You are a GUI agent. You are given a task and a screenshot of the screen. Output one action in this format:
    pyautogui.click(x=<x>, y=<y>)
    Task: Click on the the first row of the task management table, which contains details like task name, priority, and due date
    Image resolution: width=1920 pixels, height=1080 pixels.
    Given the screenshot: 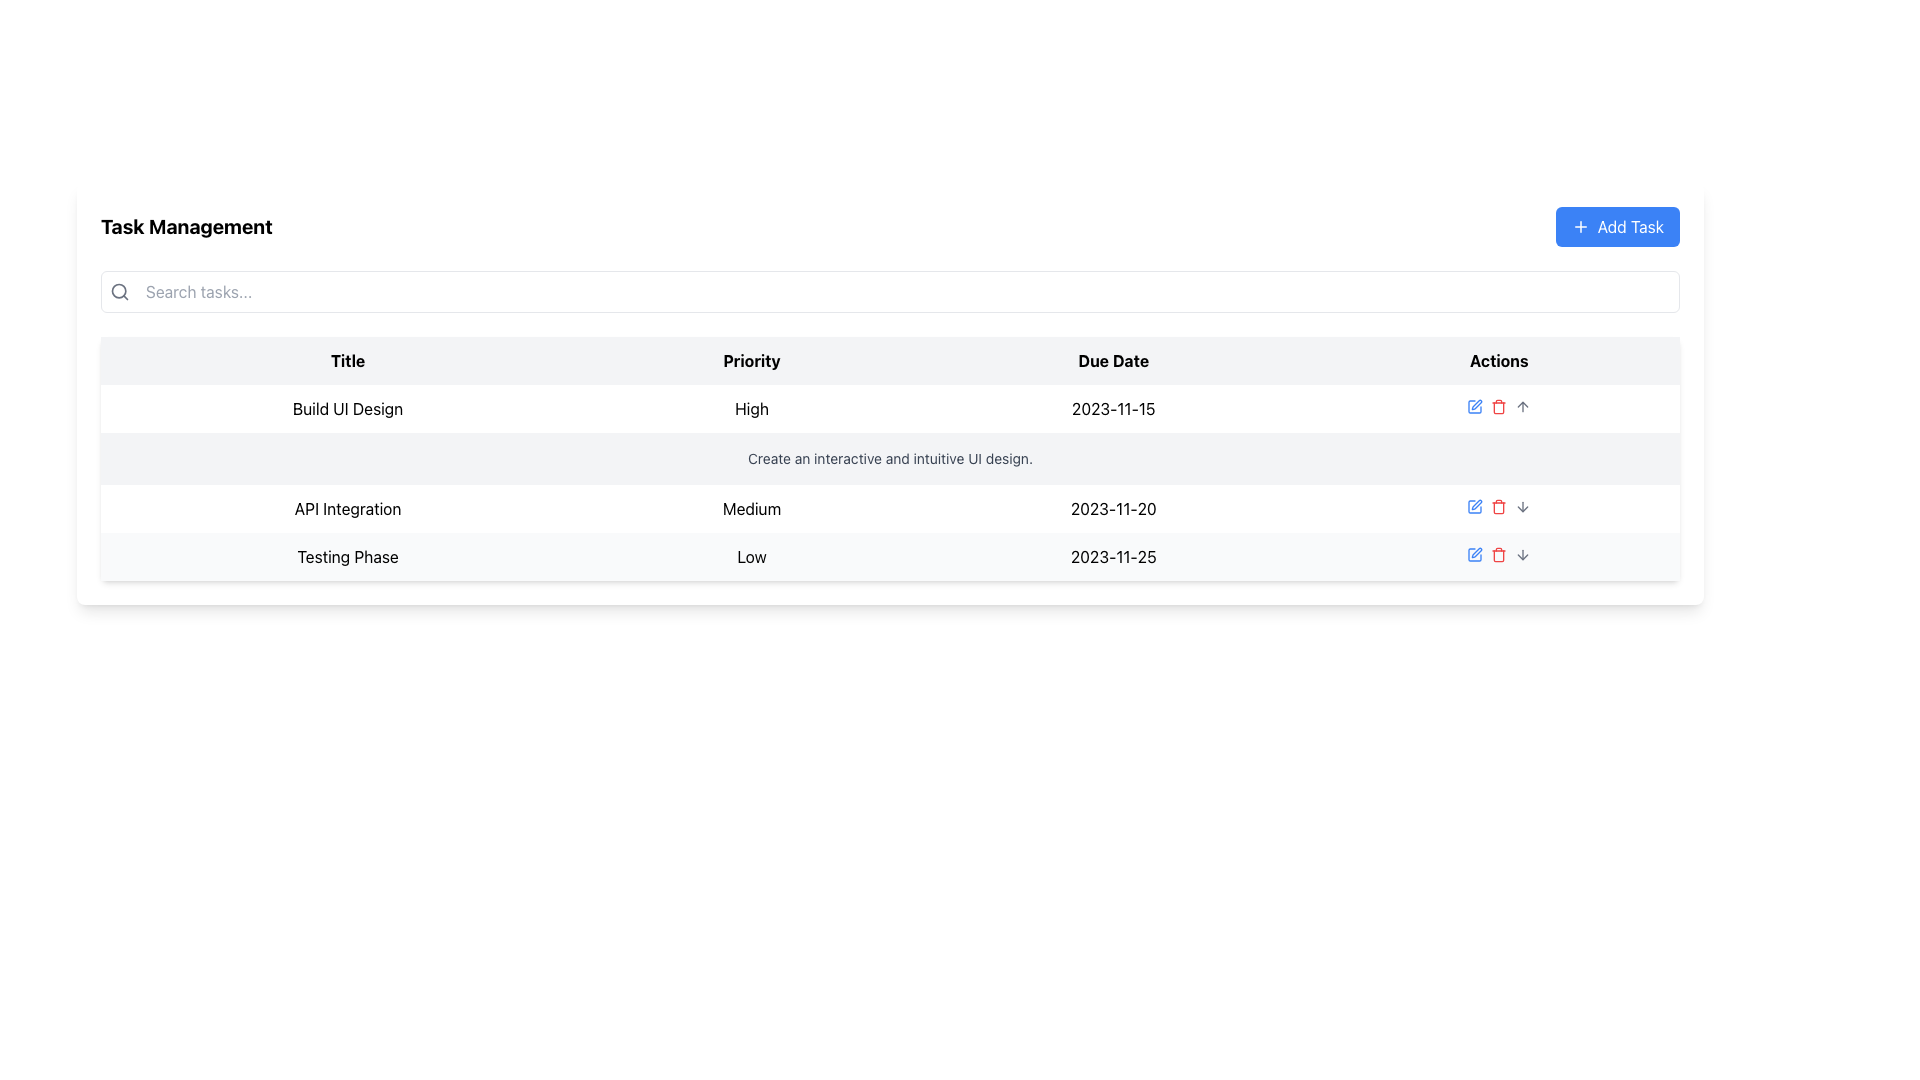 What is the action you would take?
    pyautogui.click(x=889, y=407)
    